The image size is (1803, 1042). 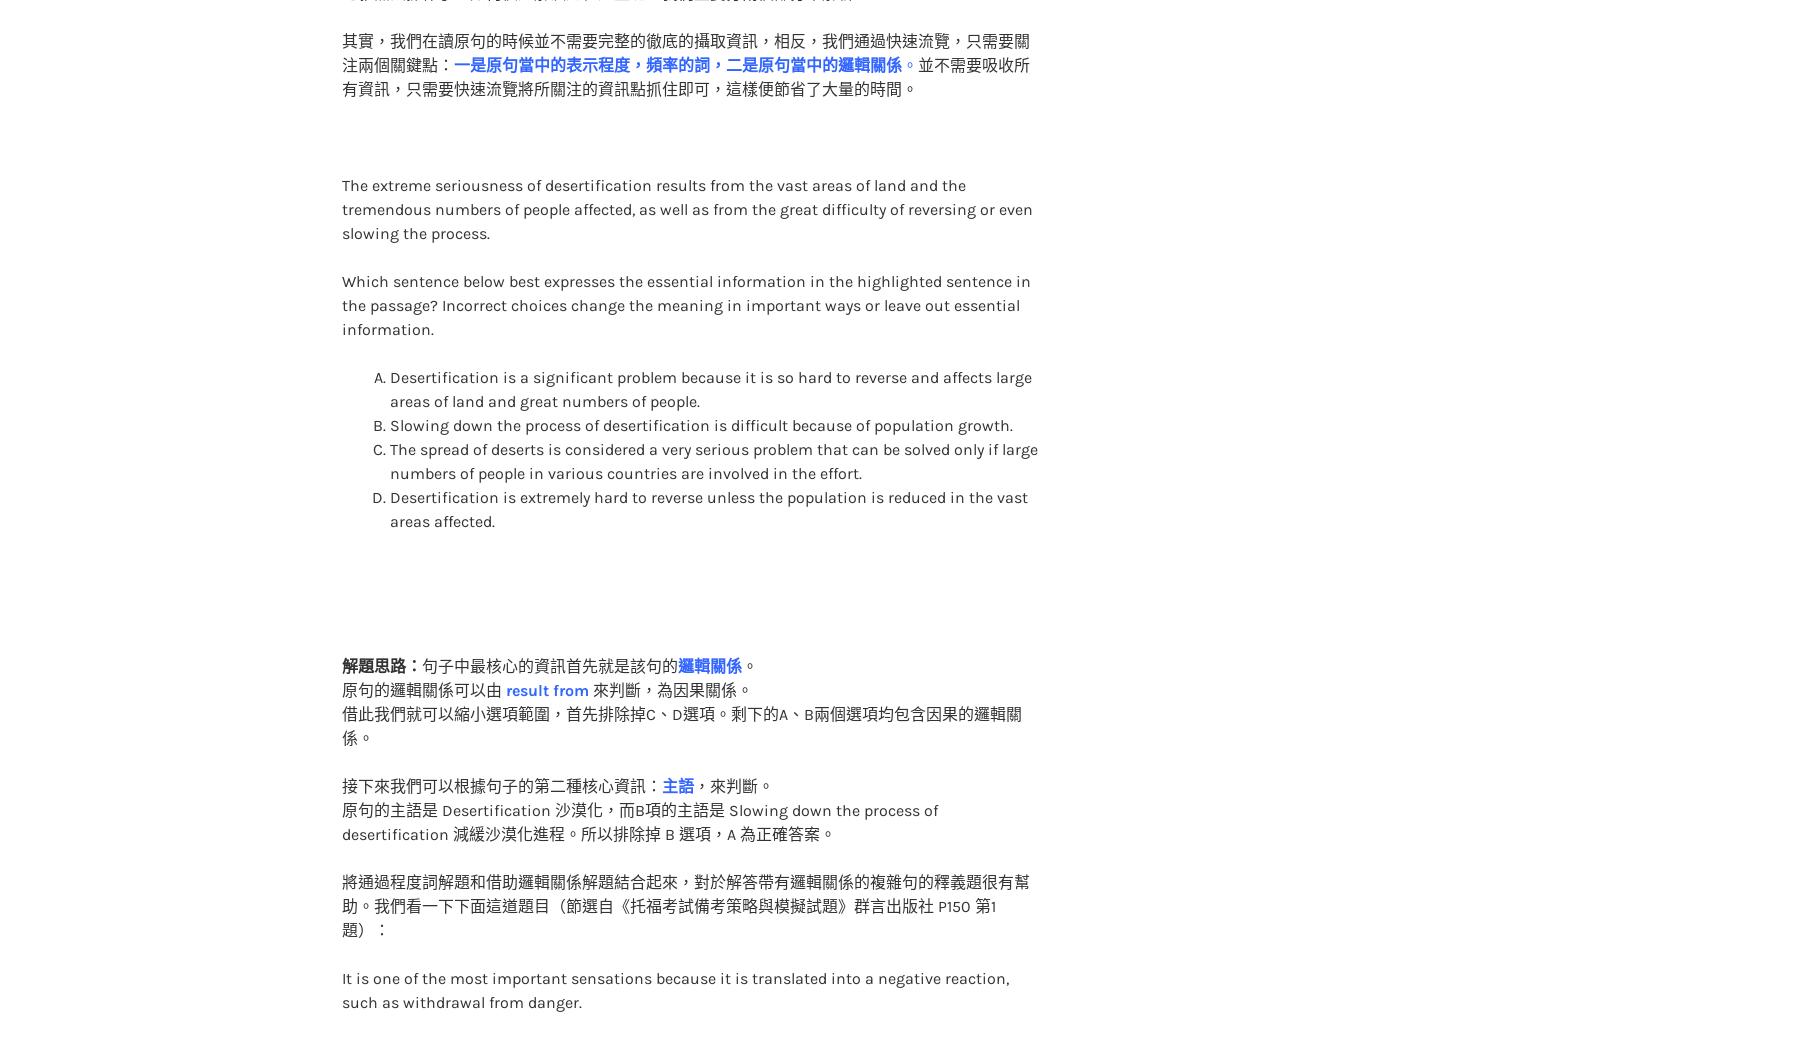 I want to click on 'Desertification is extremely hard to reverse unless the population is reduced in the vast areas affected.', so click(x=707, y=469).